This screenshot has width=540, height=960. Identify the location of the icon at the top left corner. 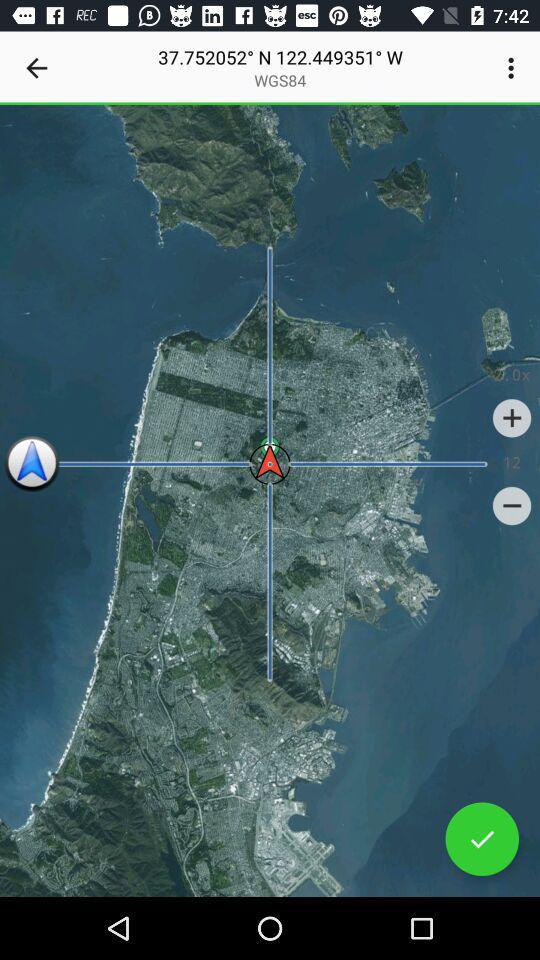
(36, 68).